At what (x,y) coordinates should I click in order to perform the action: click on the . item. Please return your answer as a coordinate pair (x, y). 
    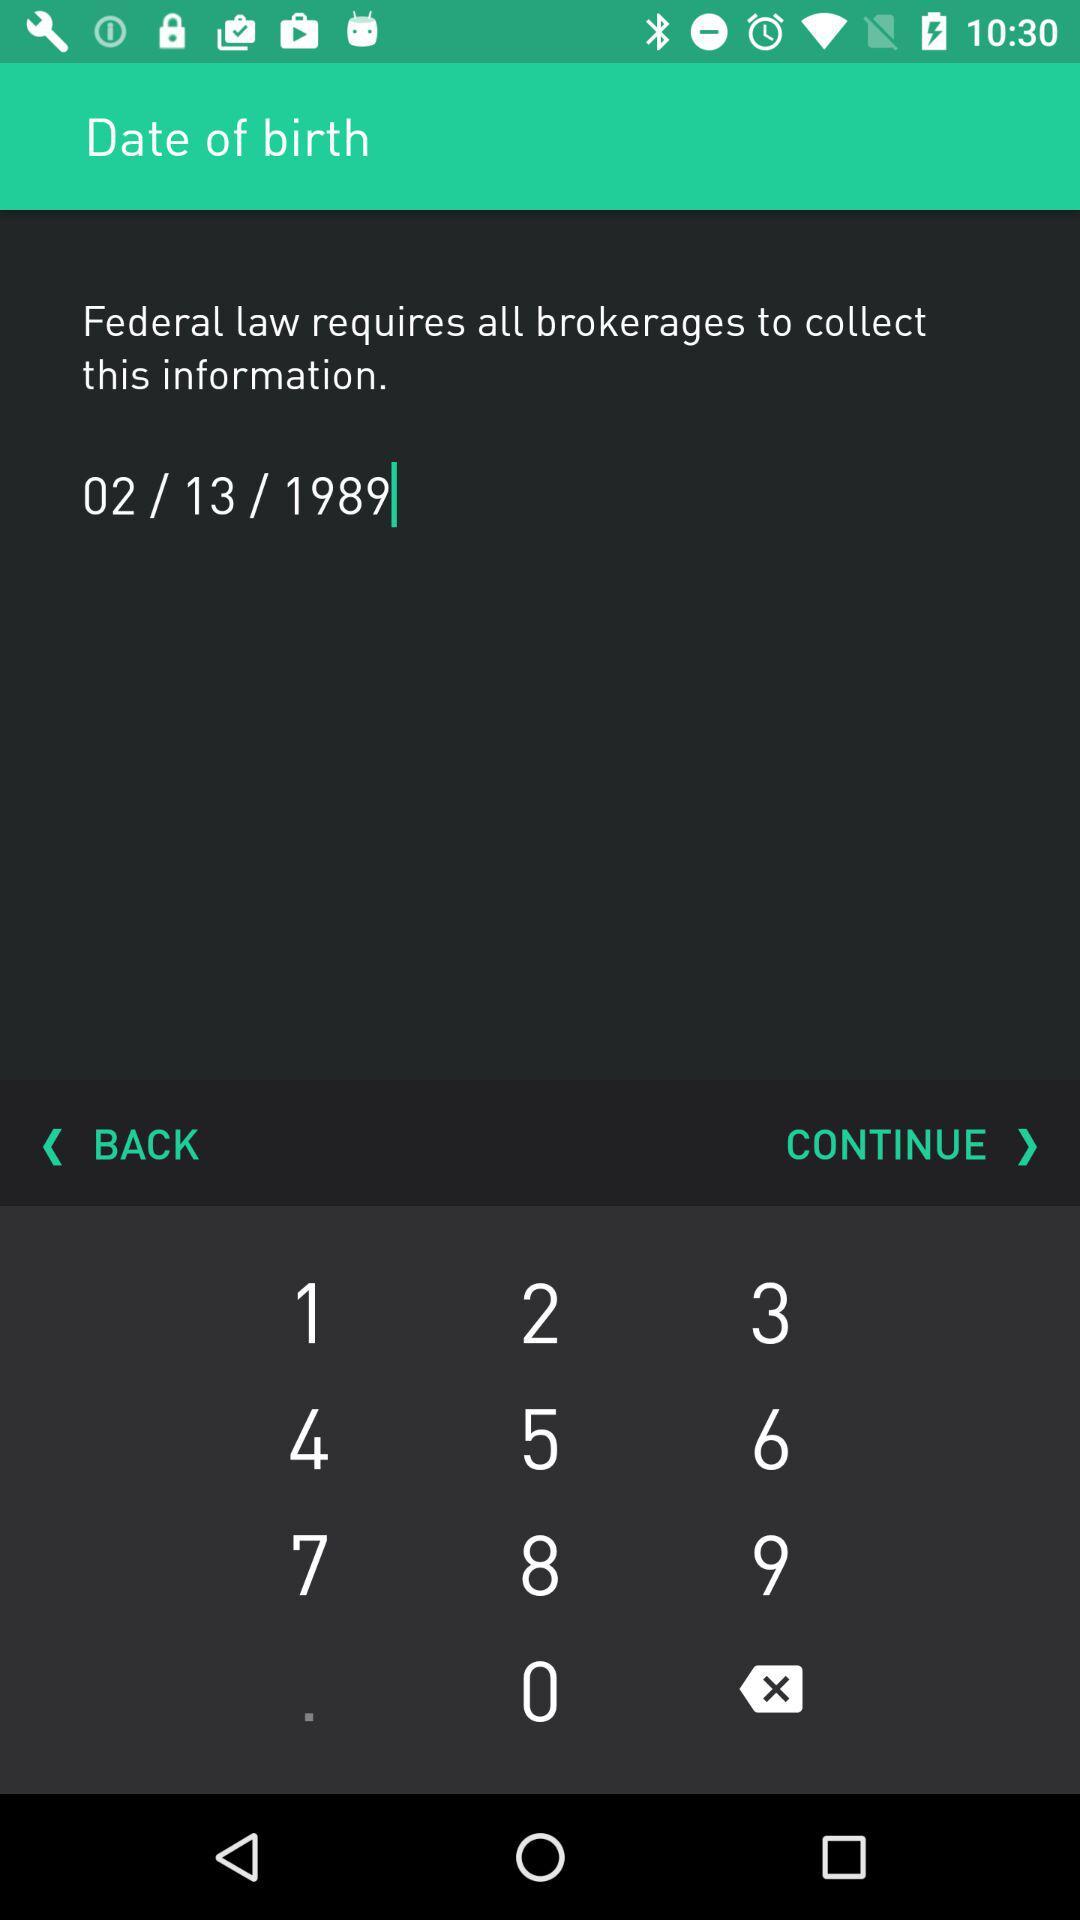
    Looking at the image, I should click on (308, 1688).